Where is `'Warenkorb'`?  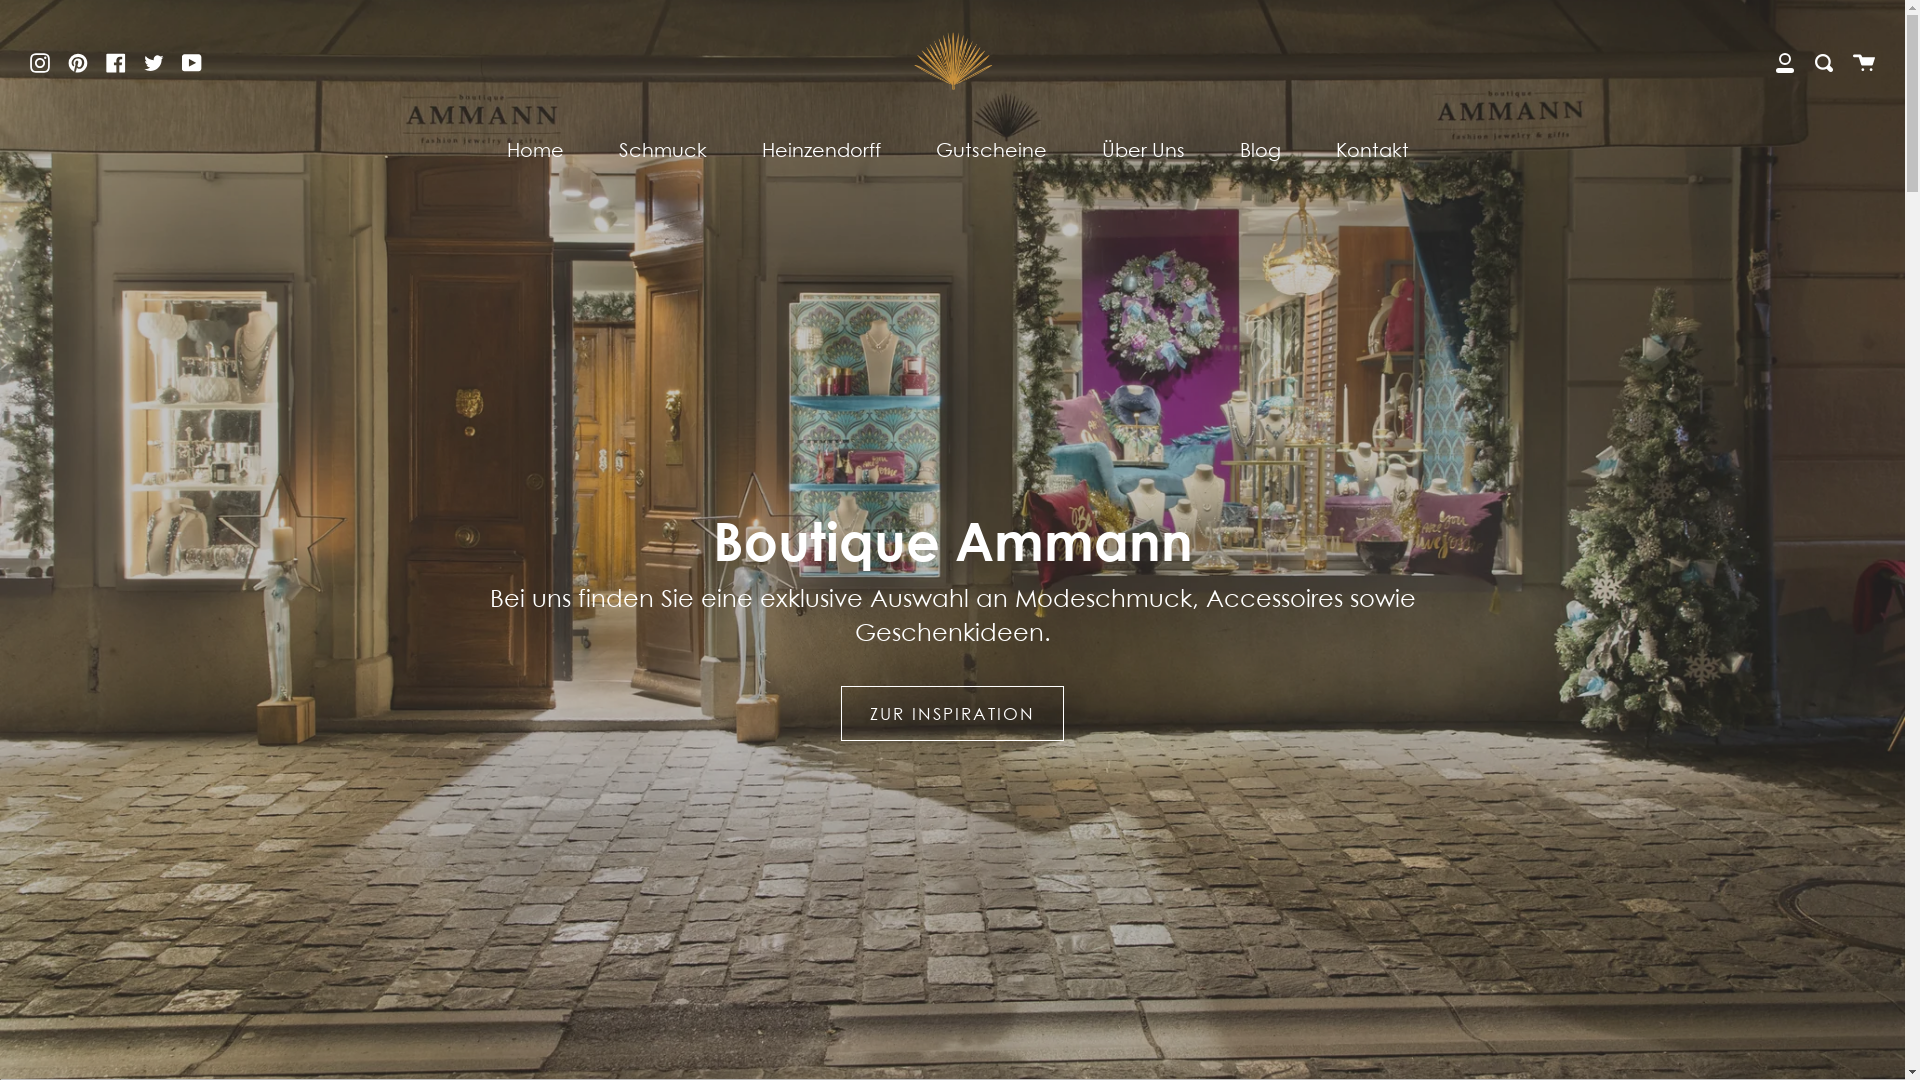
'Warenkorb' is located at coordinates (1851, 60).